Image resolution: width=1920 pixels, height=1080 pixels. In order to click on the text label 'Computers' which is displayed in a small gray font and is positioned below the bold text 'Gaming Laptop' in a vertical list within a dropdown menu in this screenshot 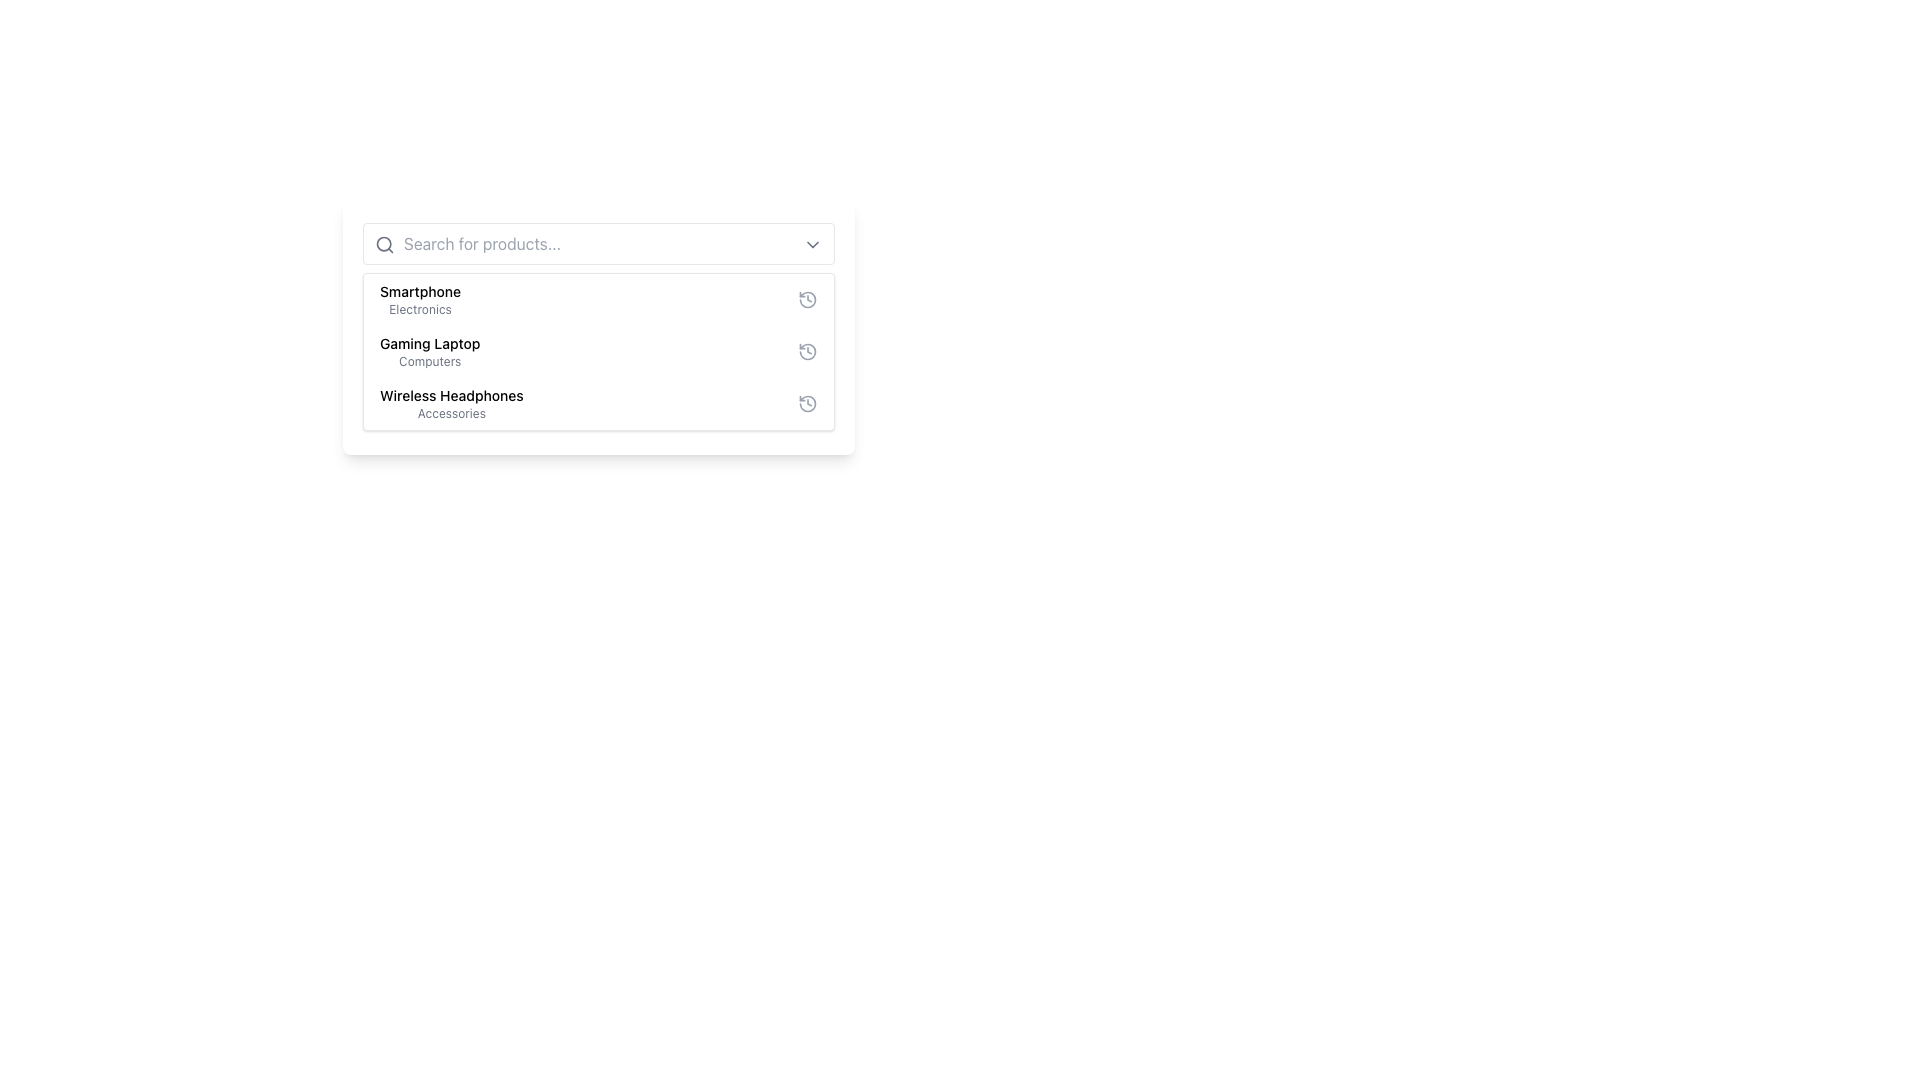, I will do `click(429, 362)`.